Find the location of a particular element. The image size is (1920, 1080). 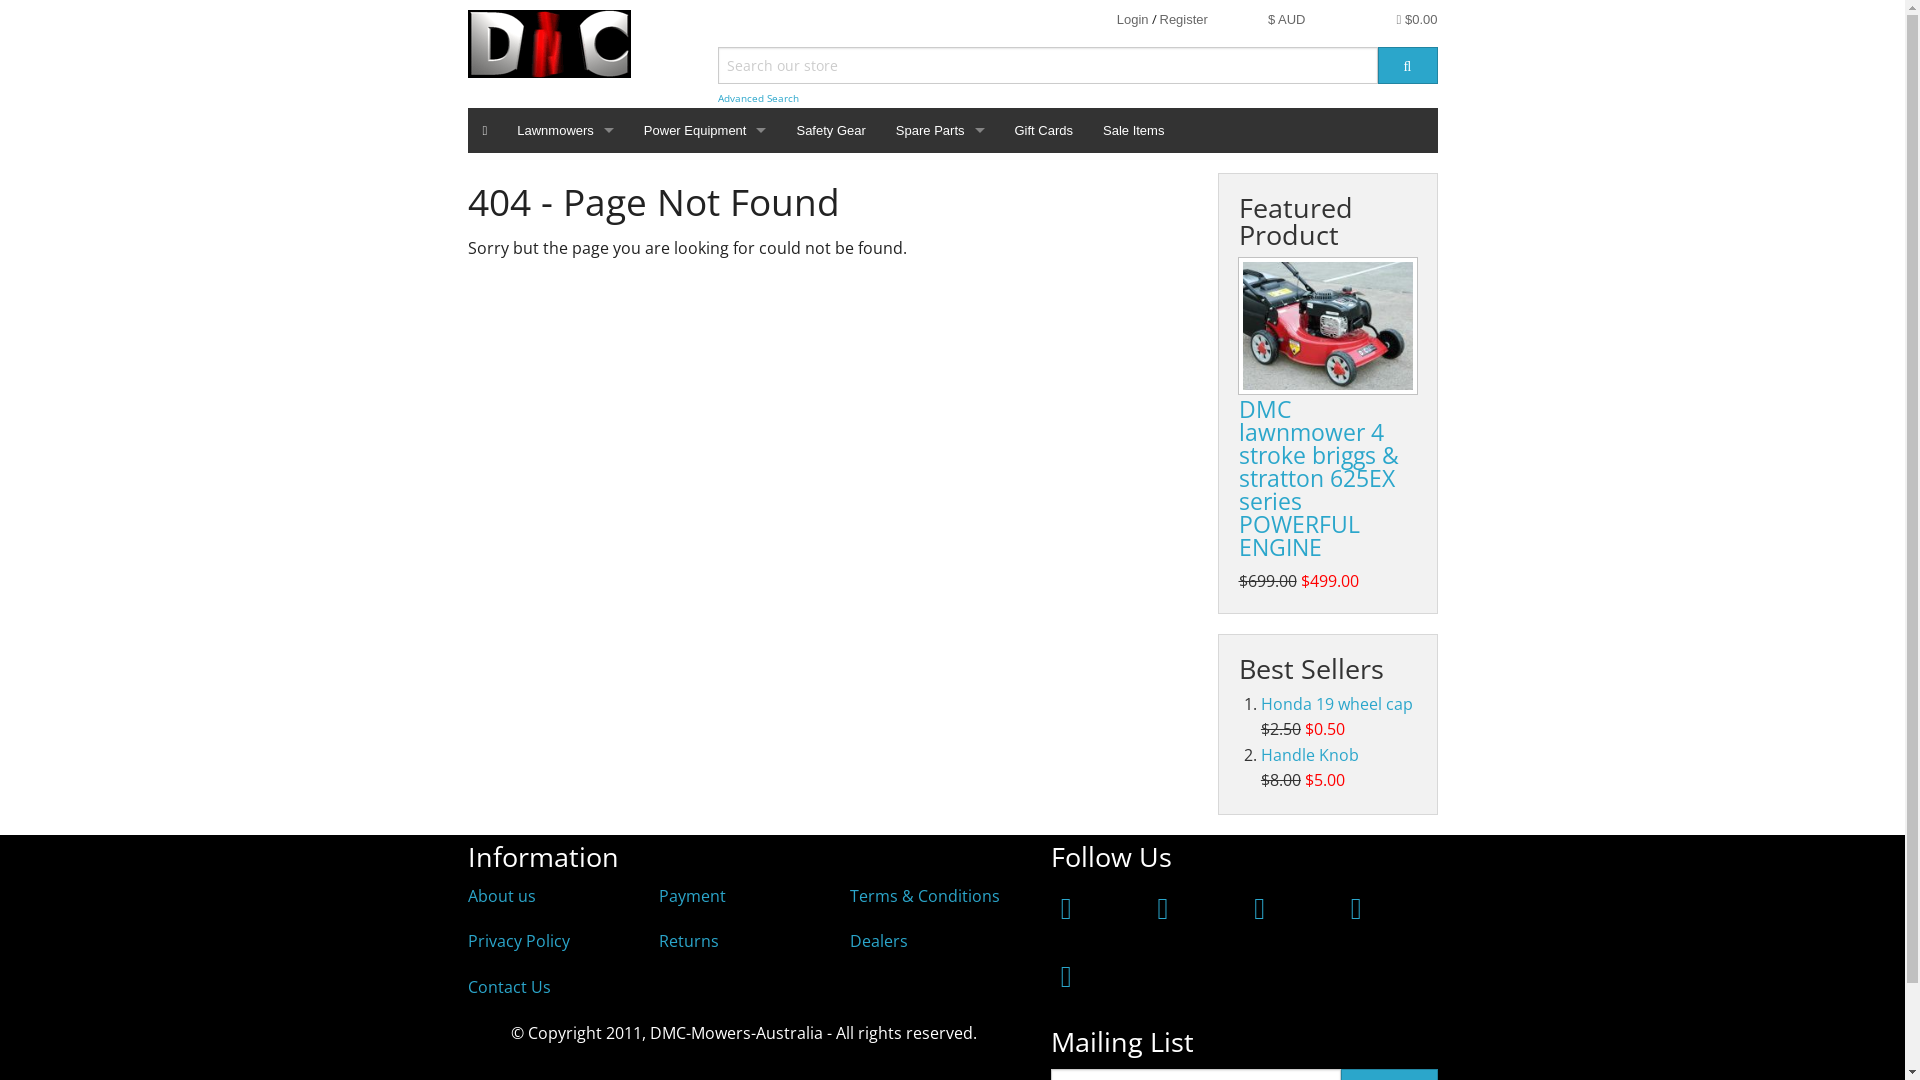

'Advanced Search' is located at coordinates (718, 98).